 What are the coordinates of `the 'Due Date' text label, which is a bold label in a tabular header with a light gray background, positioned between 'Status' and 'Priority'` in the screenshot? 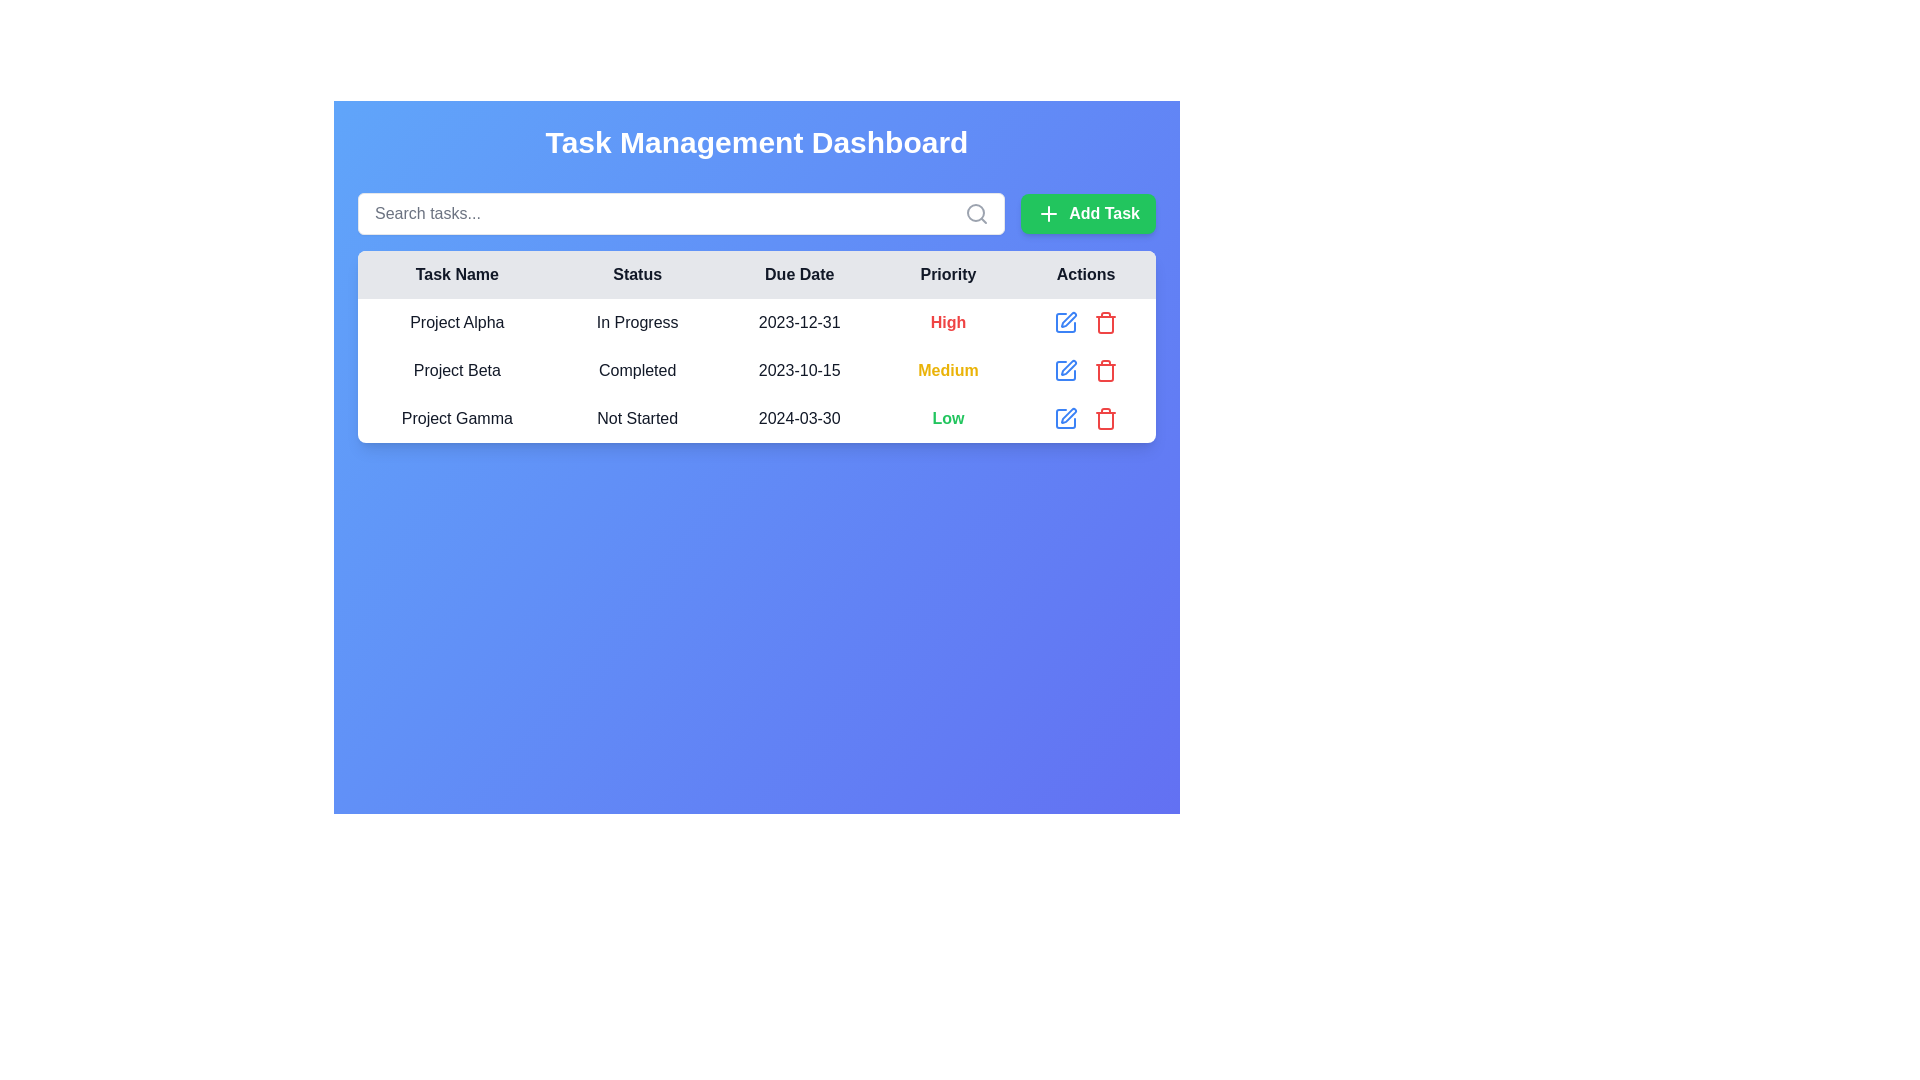 It's located at (798, 274).